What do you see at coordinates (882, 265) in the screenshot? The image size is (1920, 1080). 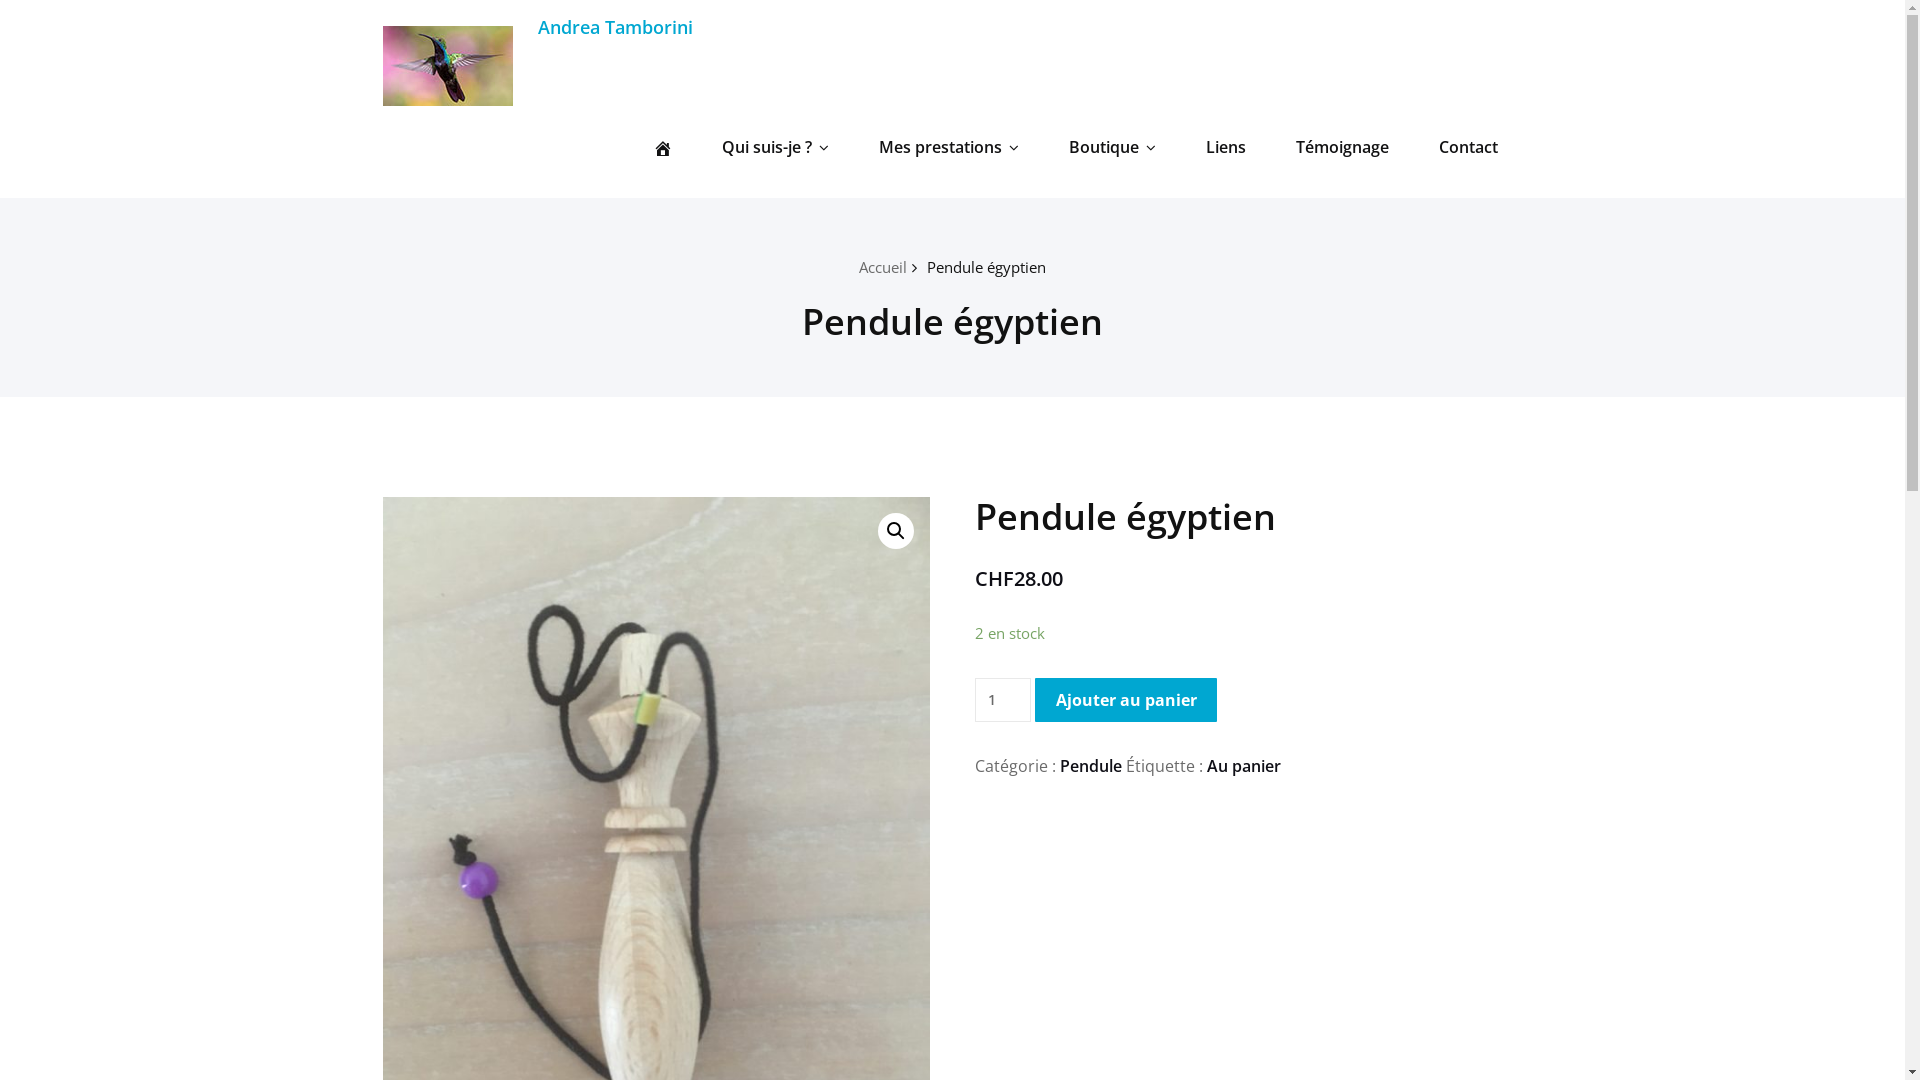 I see `'Accueil'` at bounding box center [882, 265].